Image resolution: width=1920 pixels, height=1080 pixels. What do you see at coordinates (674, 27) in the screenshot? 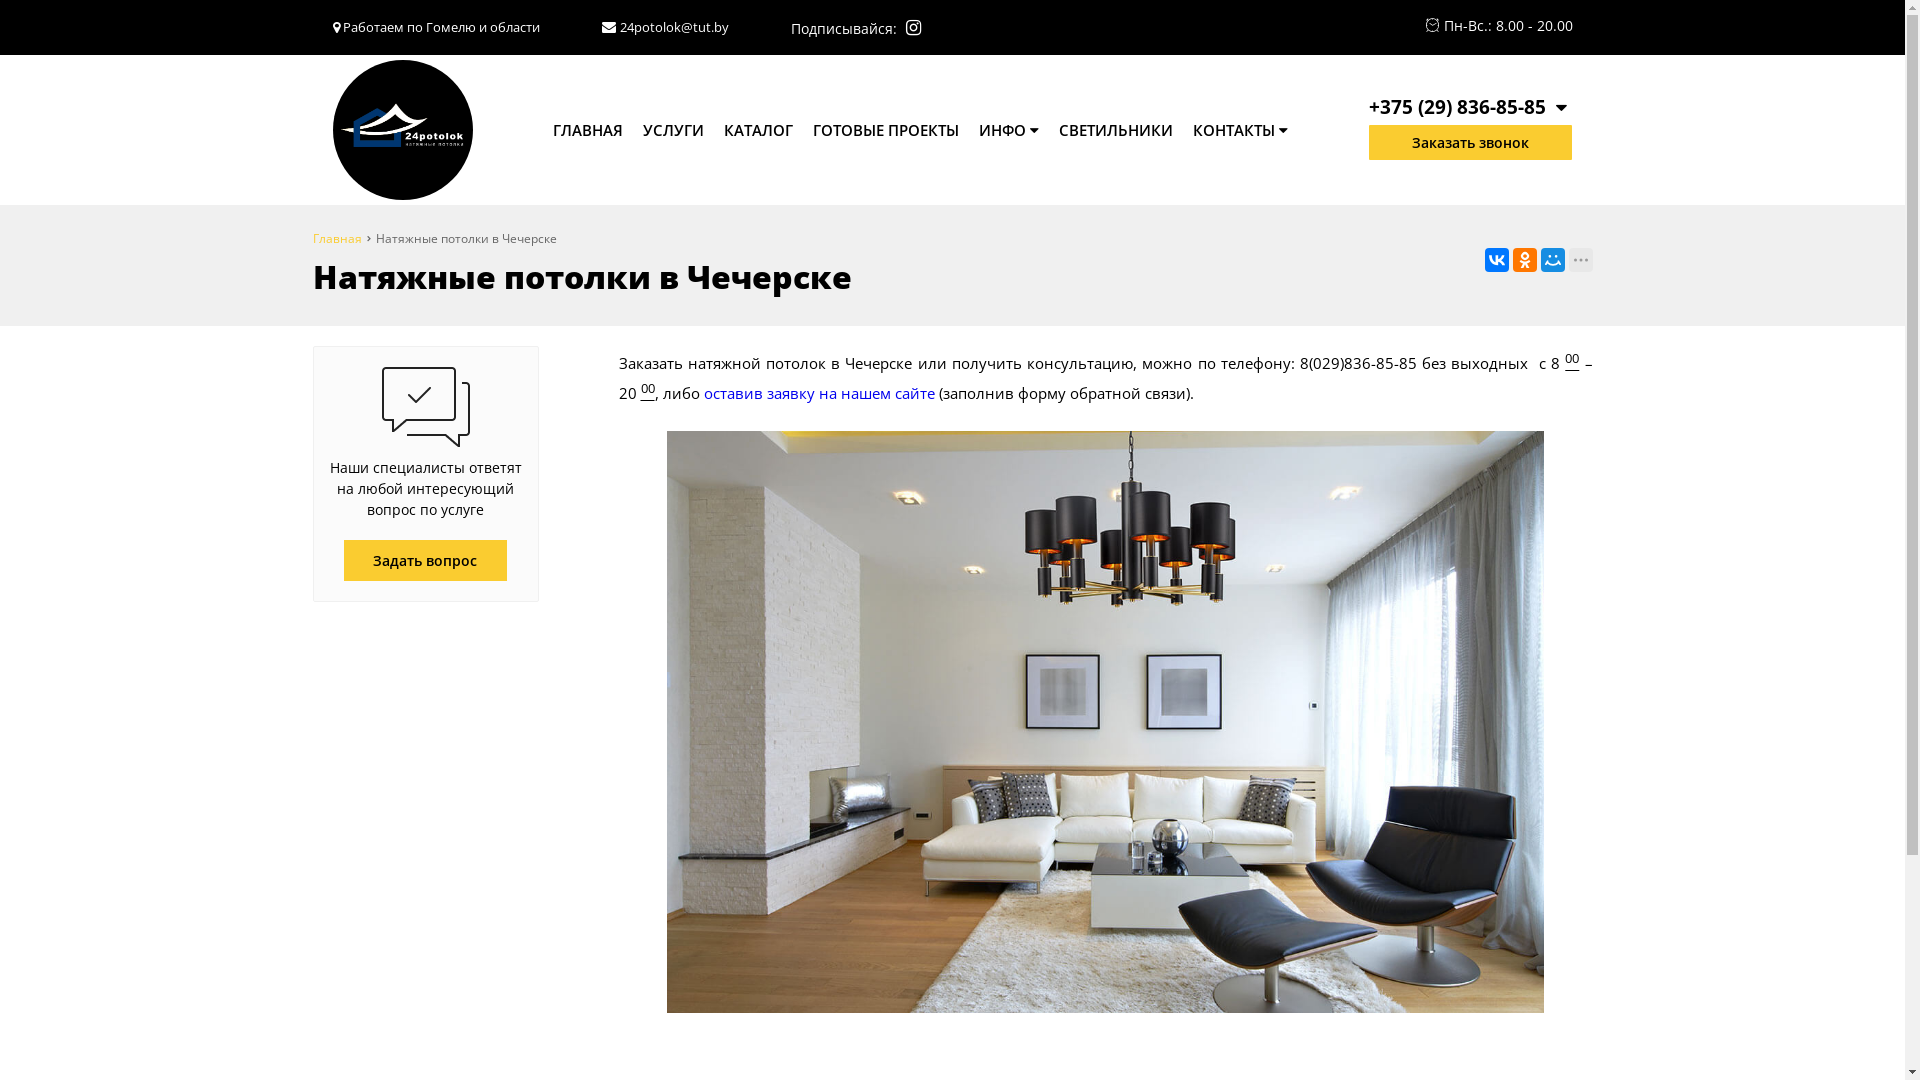
I see `'24potolok@tut.by'` at bounding box center [674, 27].